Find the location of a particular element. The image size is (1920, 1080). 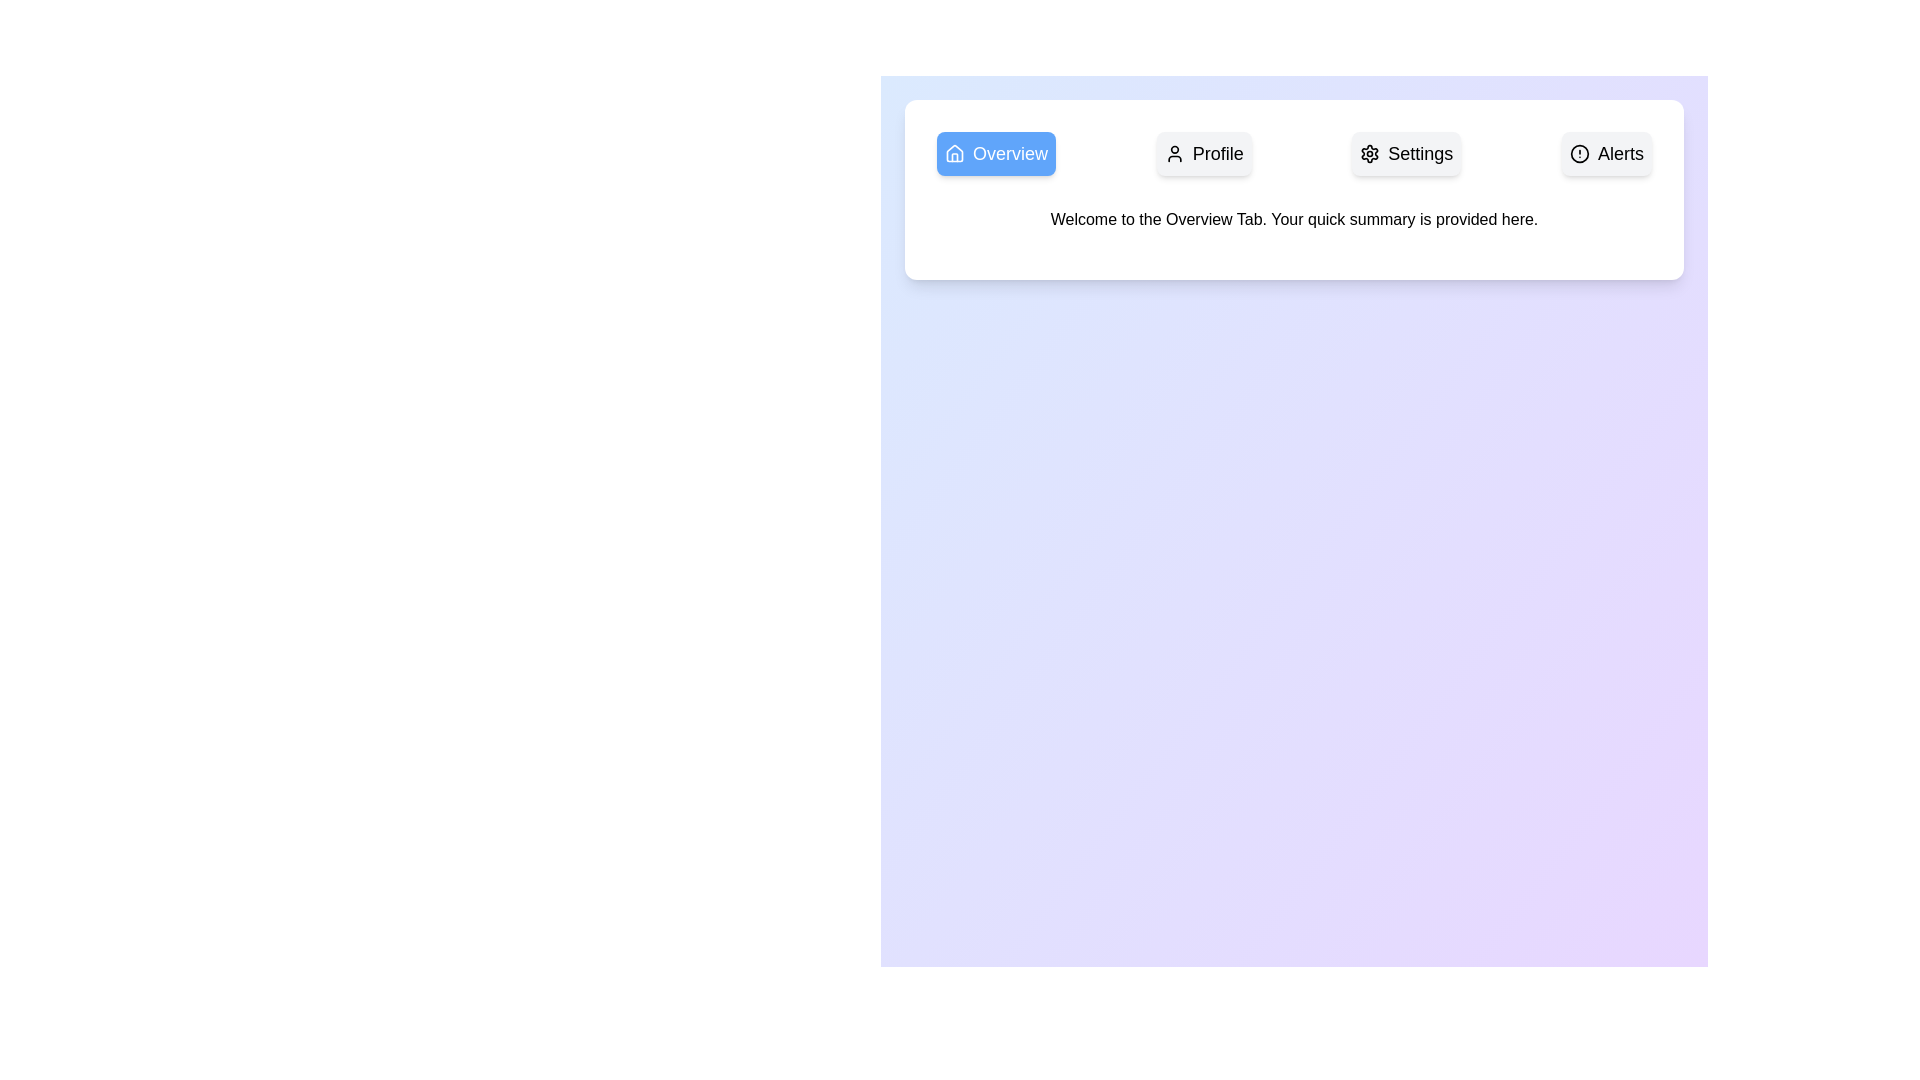

the 'Profile' text label, which is displayed in black font and located centrally within the navigation bar, positioned to the right of the 'Overview' button and to the left of the 'Settings' button is located at coordinates (1217, 153).